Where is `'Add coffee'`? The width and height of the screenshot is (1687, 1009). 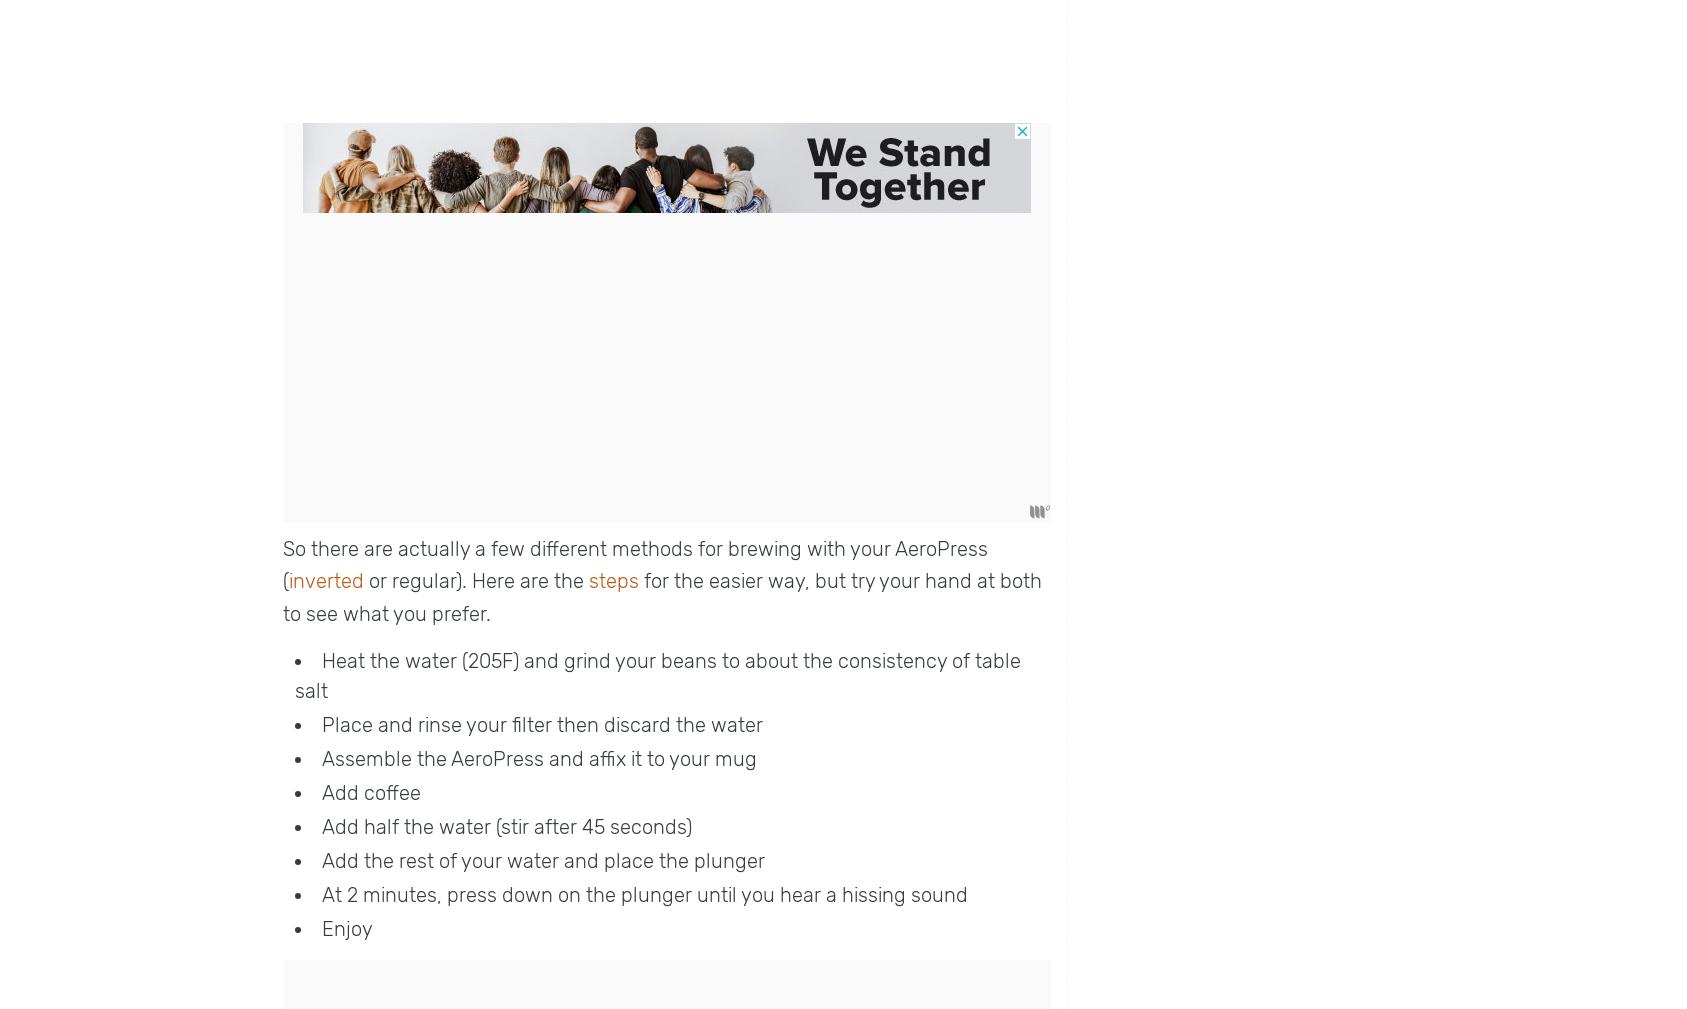 'Add coffee' is located at coordinates (371, 792).